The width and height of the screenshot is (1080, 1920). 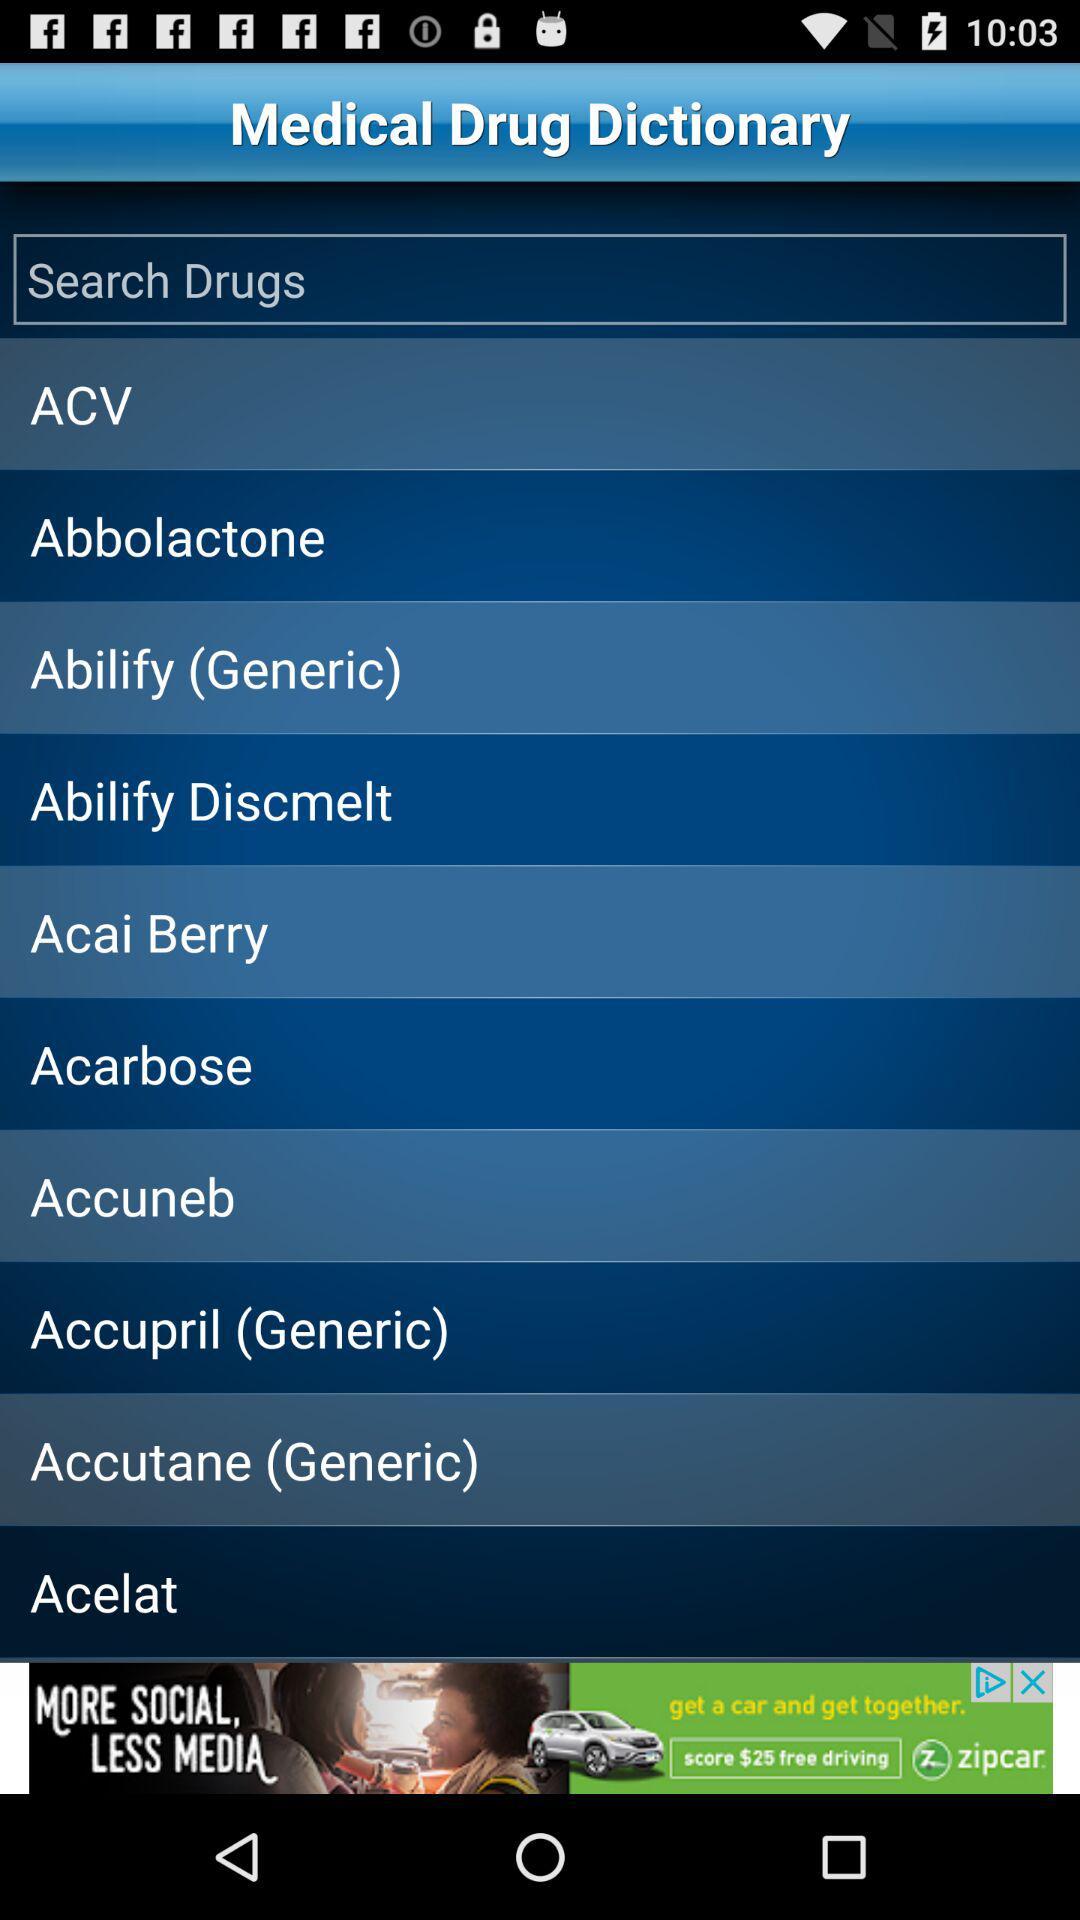 I want to click on more information about an advertisement, so click(x=540, y=1727).